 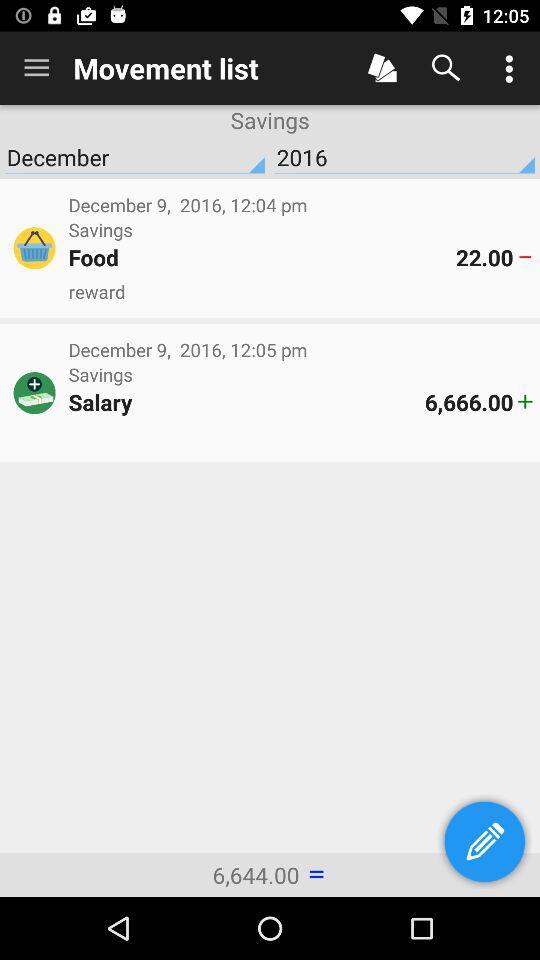 What do you see at coordinates (262, 256) in the screenshot?
I see `the item next to 22.00 icon` at bounding box center [262, 256].